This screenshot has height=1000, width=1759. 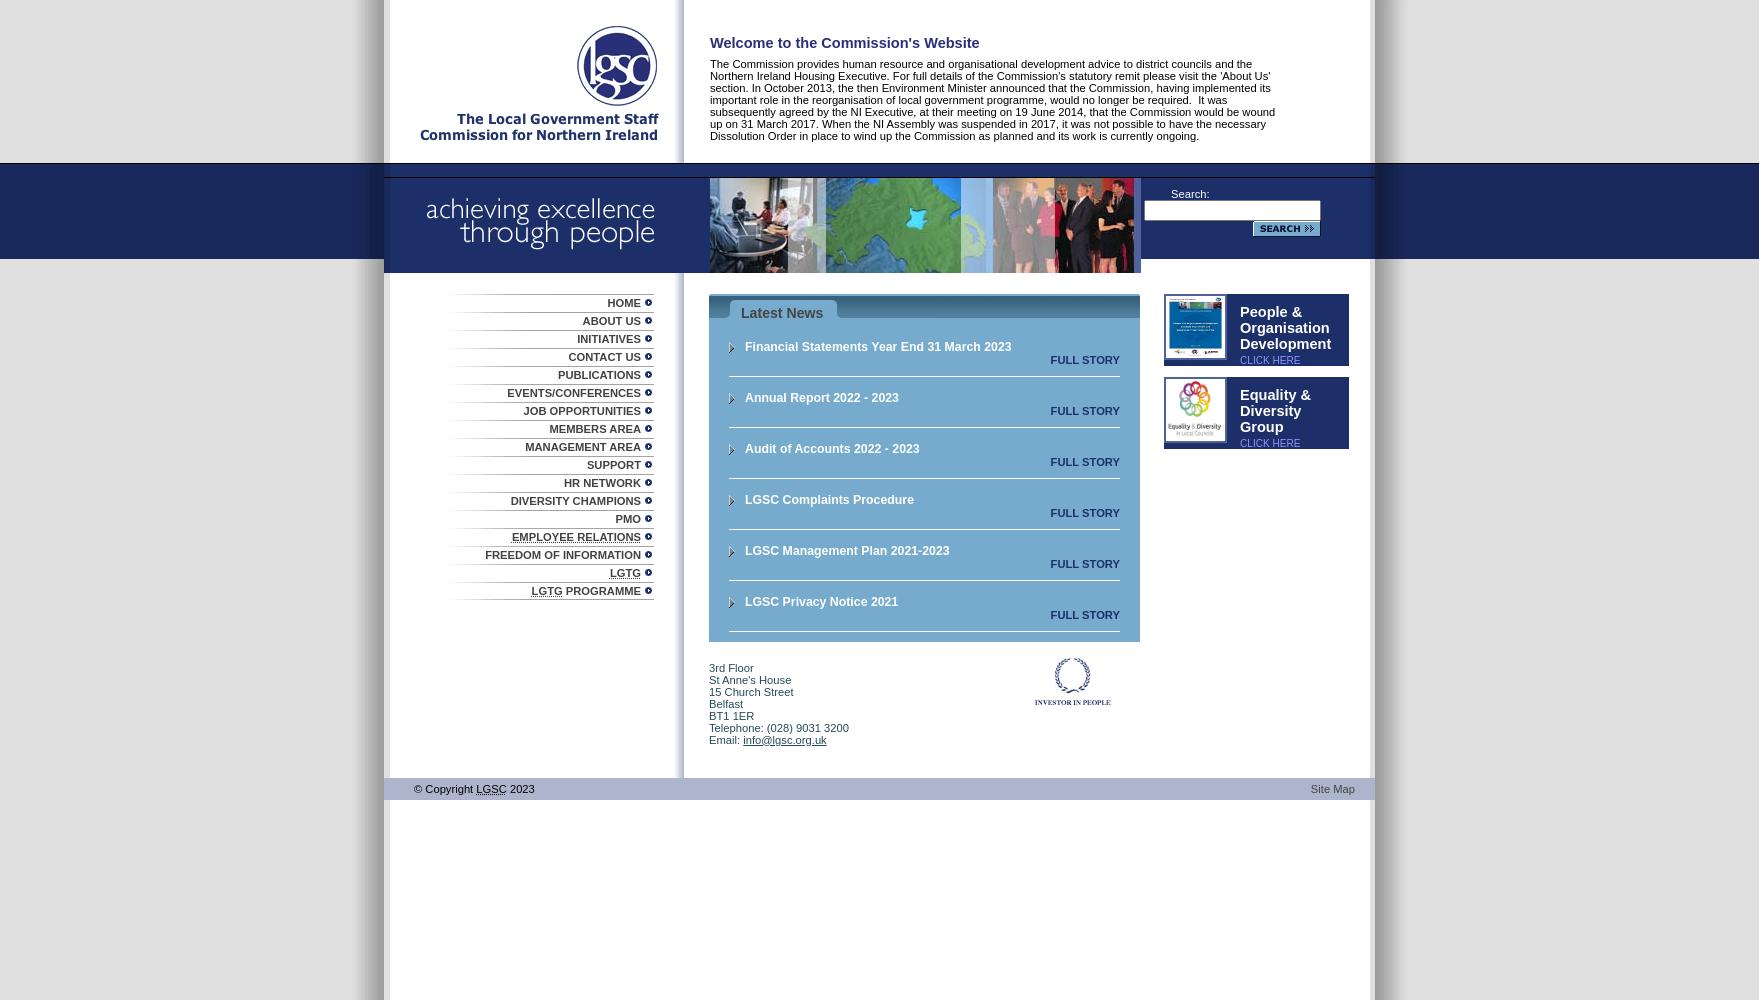 What do you see at coordinates (522, 410) in the screenshot?
I see `'JOB OPPORTUNITIES'` at bounding box center [522, 410].